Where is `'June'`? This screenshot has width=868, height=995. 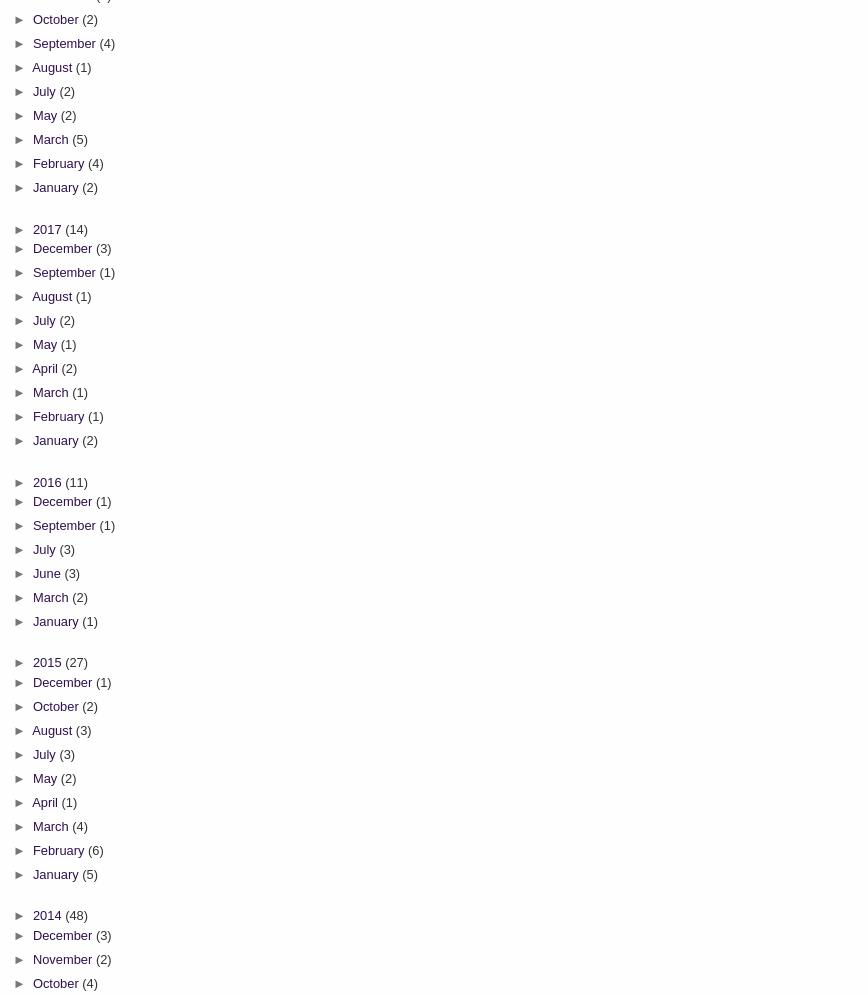
'June' is located at coordinates (48, 573).